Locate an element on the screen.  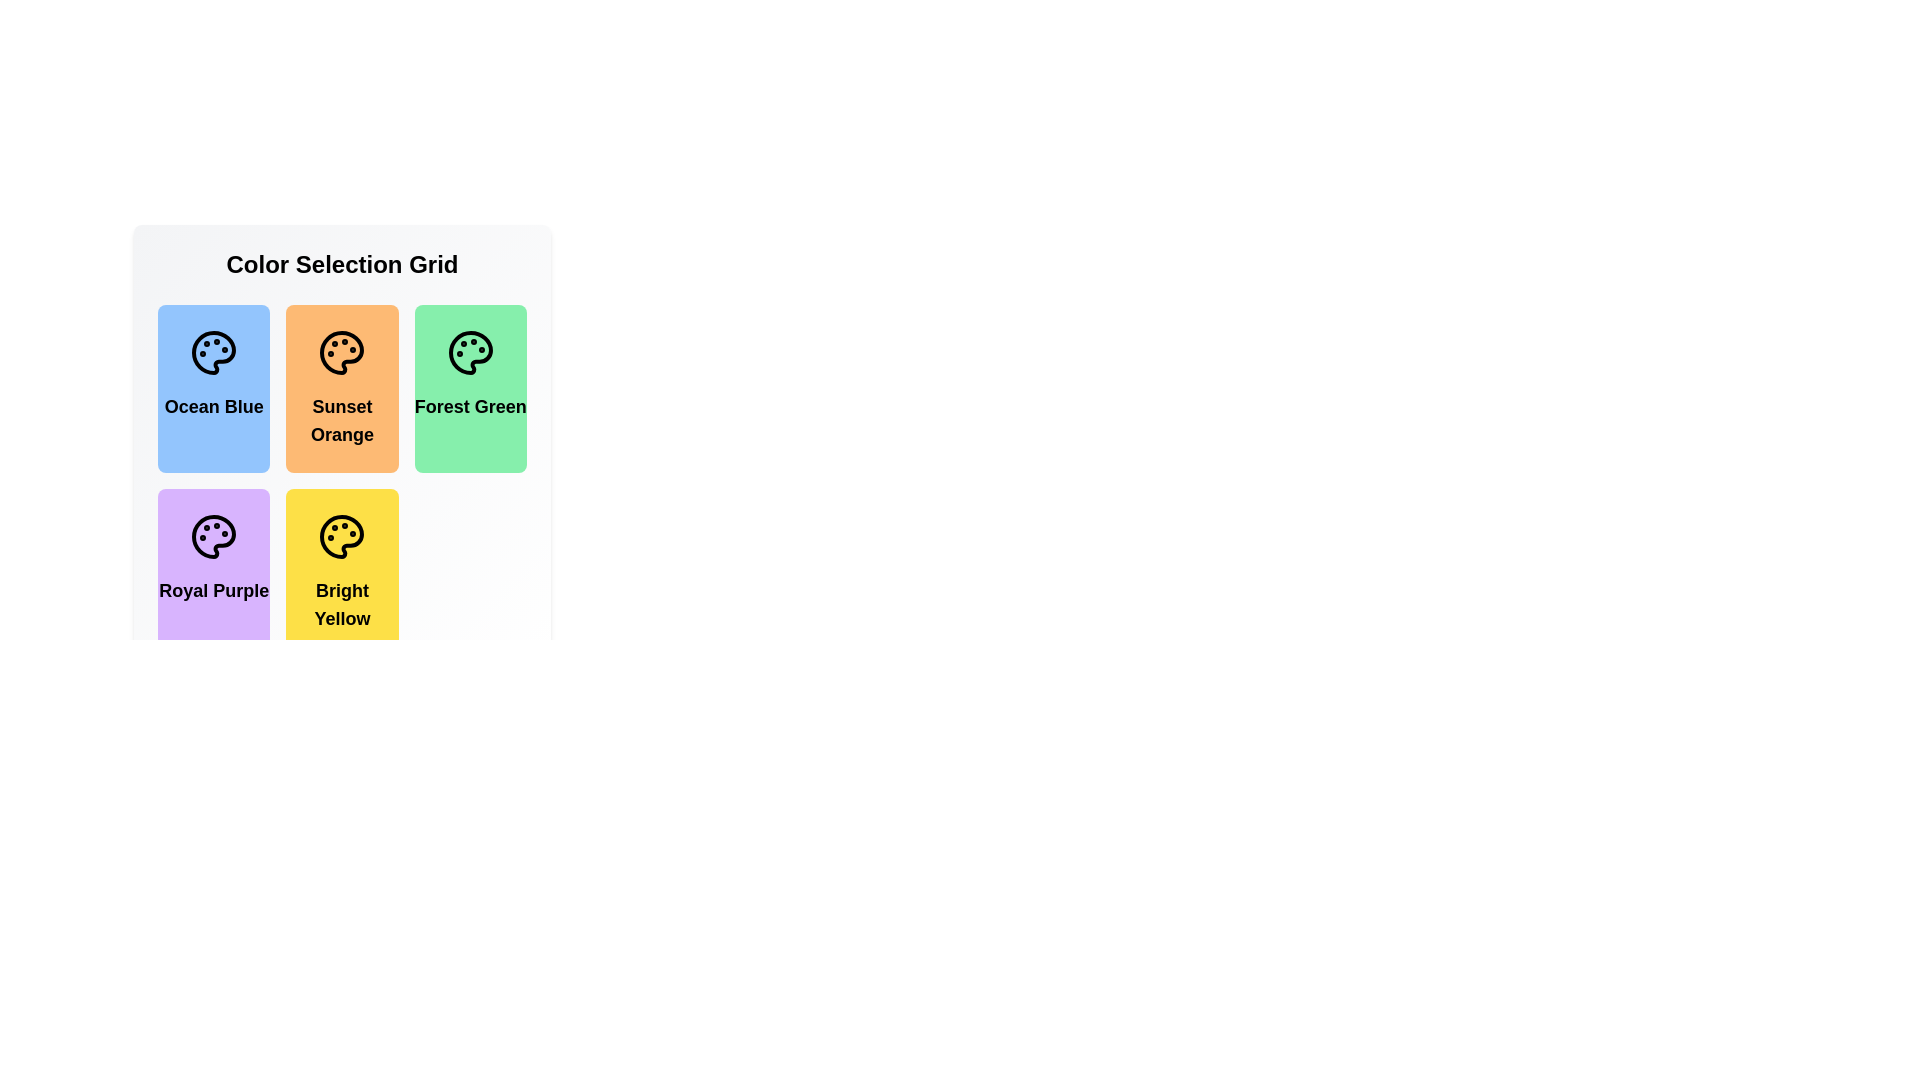
the color item Sunset Orange is located at coordinates (341, 389).